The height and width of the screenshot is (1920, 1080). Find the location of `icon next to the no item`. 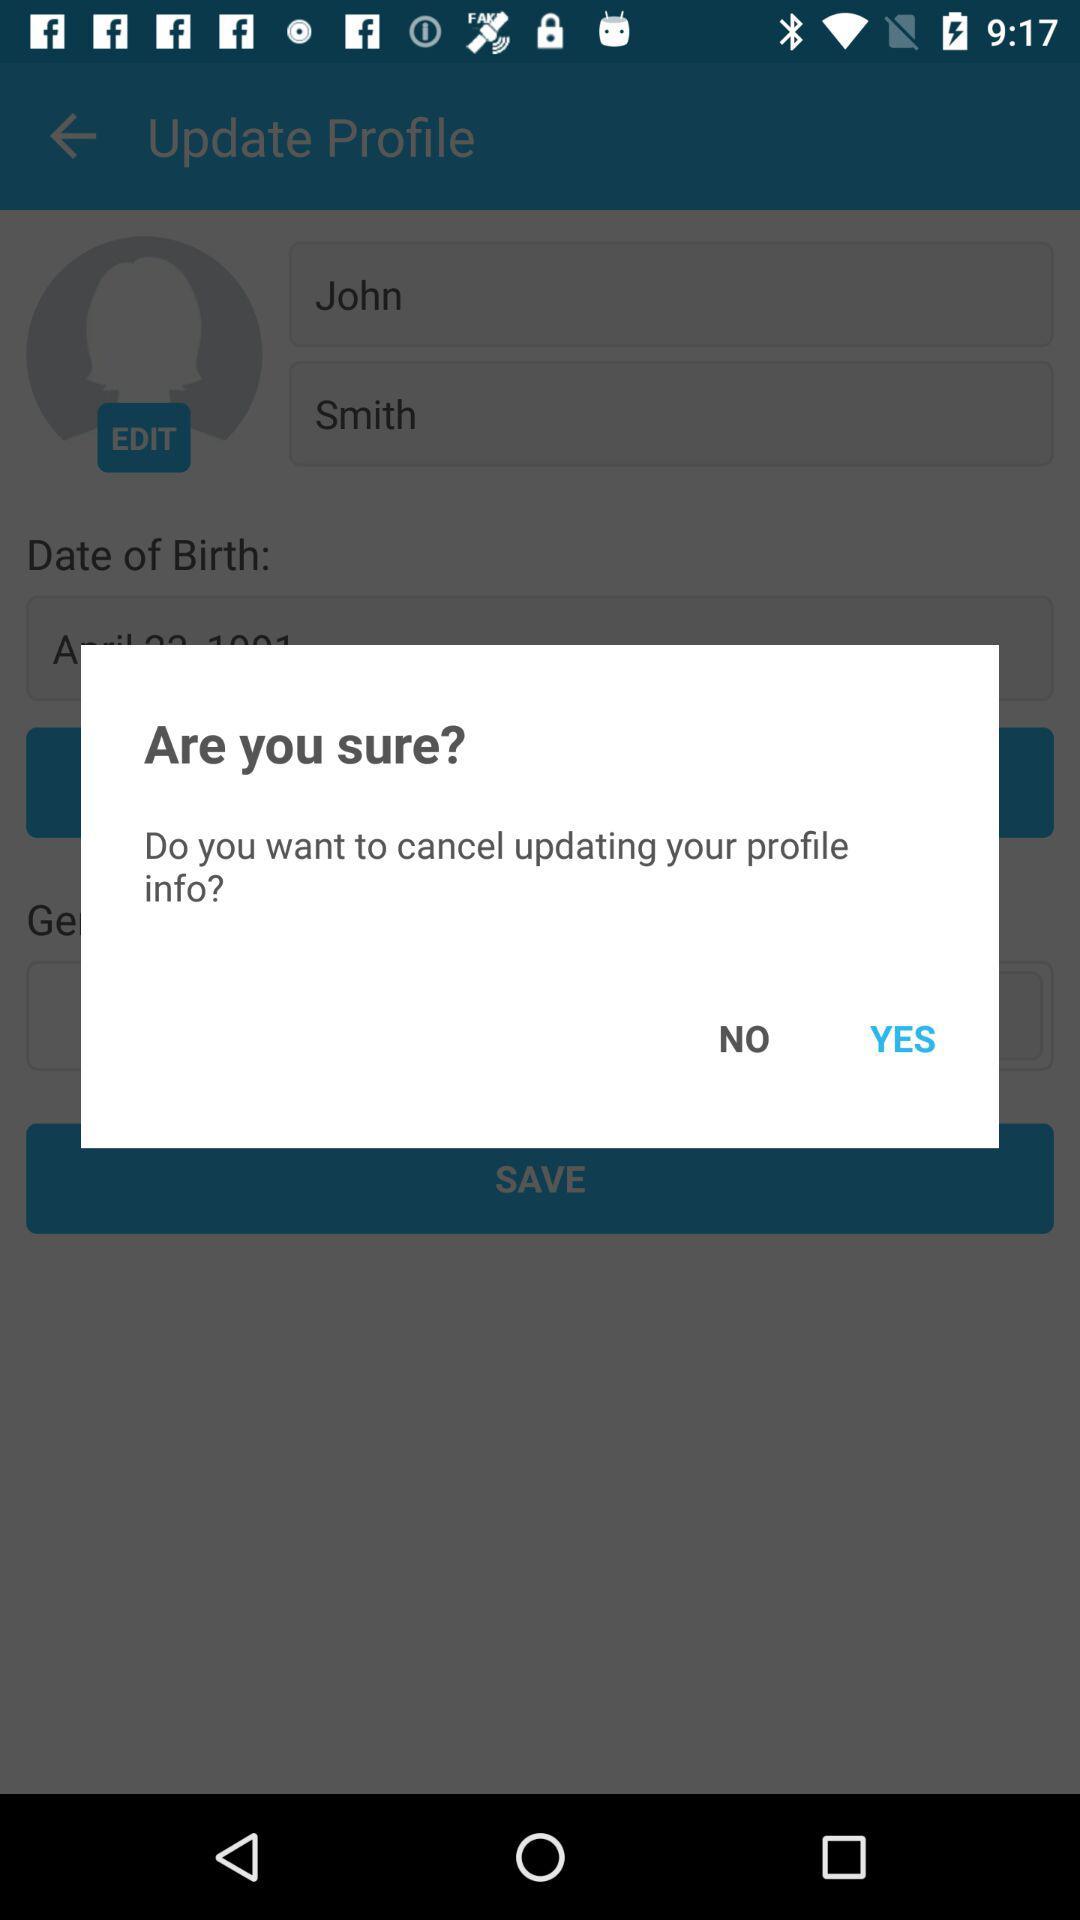

icon next to the no item is located at coordinates (873, 1037).